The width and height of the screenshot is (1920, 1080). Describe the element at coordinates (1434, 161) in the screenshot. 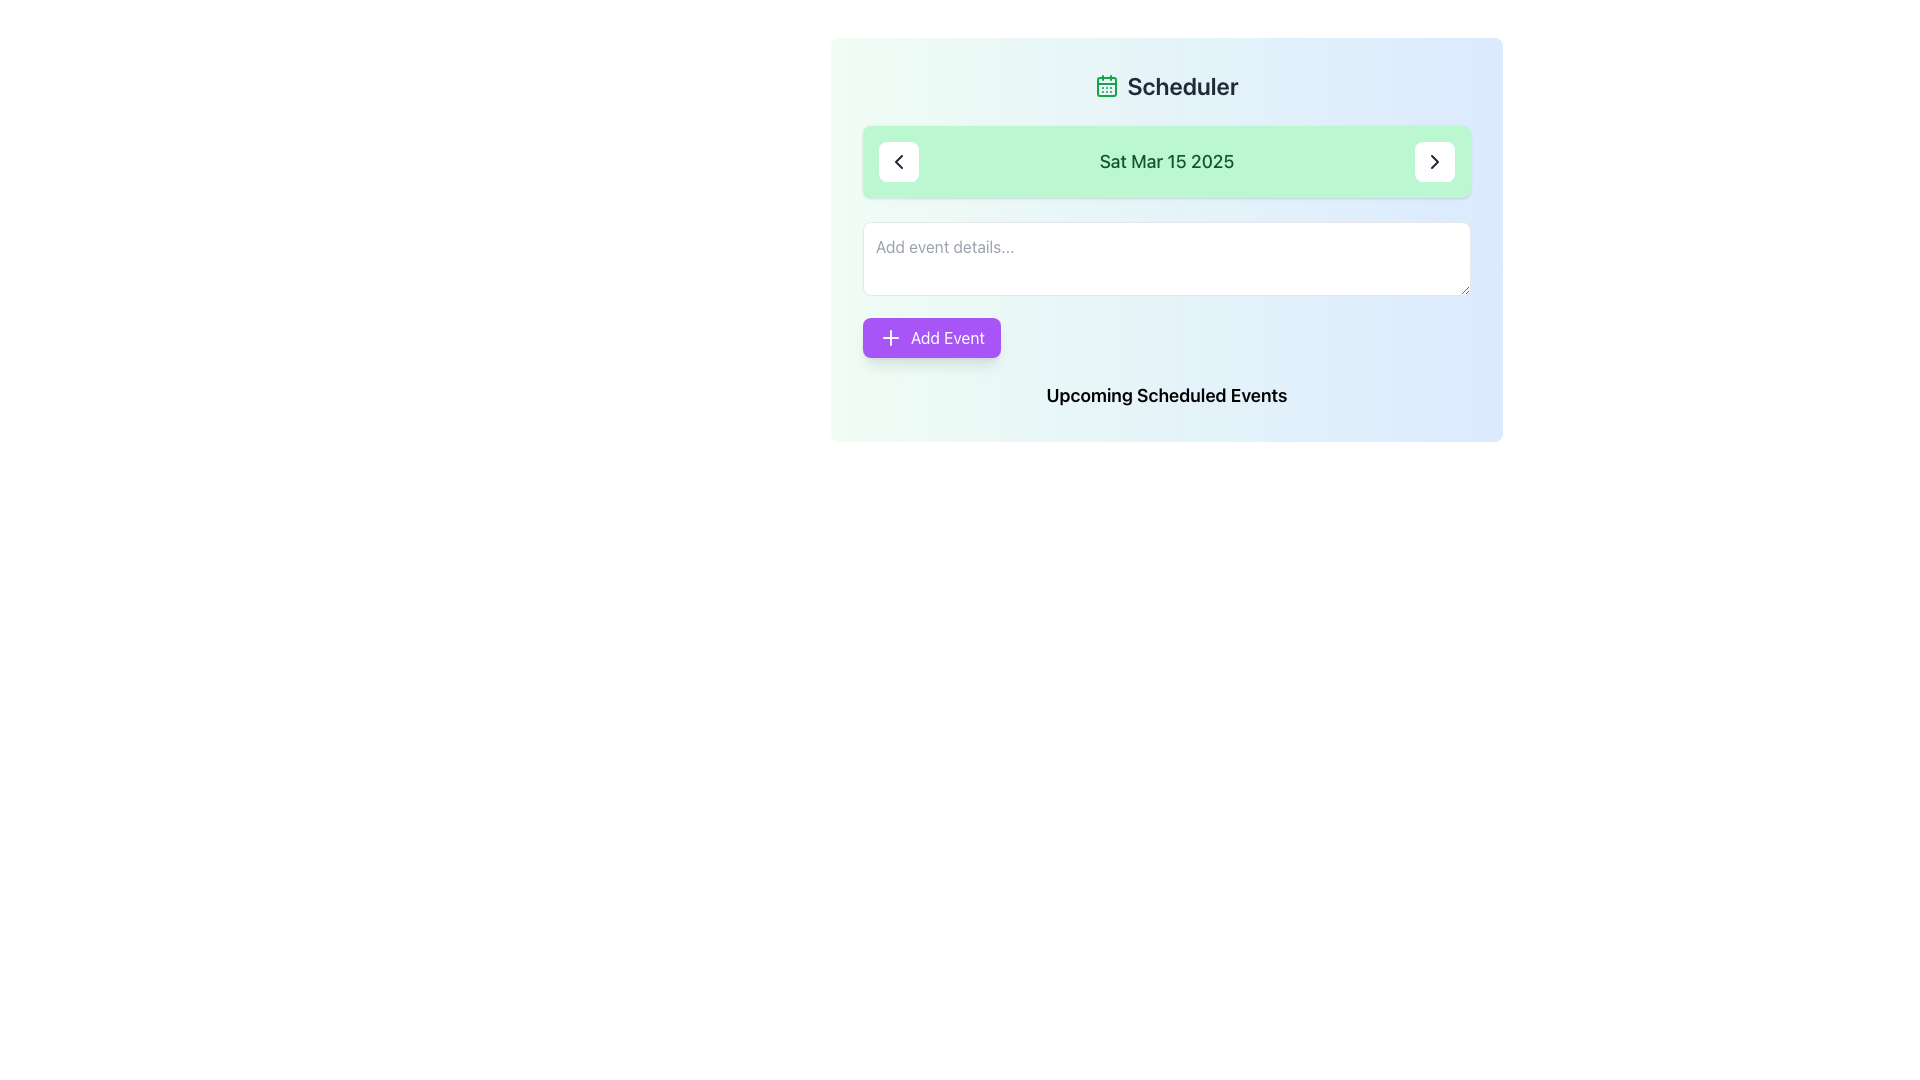

I see `the rightmost rounded rectangular button with a white background and a black chevron pointing to the right, located on the green header bar of the scheduler interface` at that location.